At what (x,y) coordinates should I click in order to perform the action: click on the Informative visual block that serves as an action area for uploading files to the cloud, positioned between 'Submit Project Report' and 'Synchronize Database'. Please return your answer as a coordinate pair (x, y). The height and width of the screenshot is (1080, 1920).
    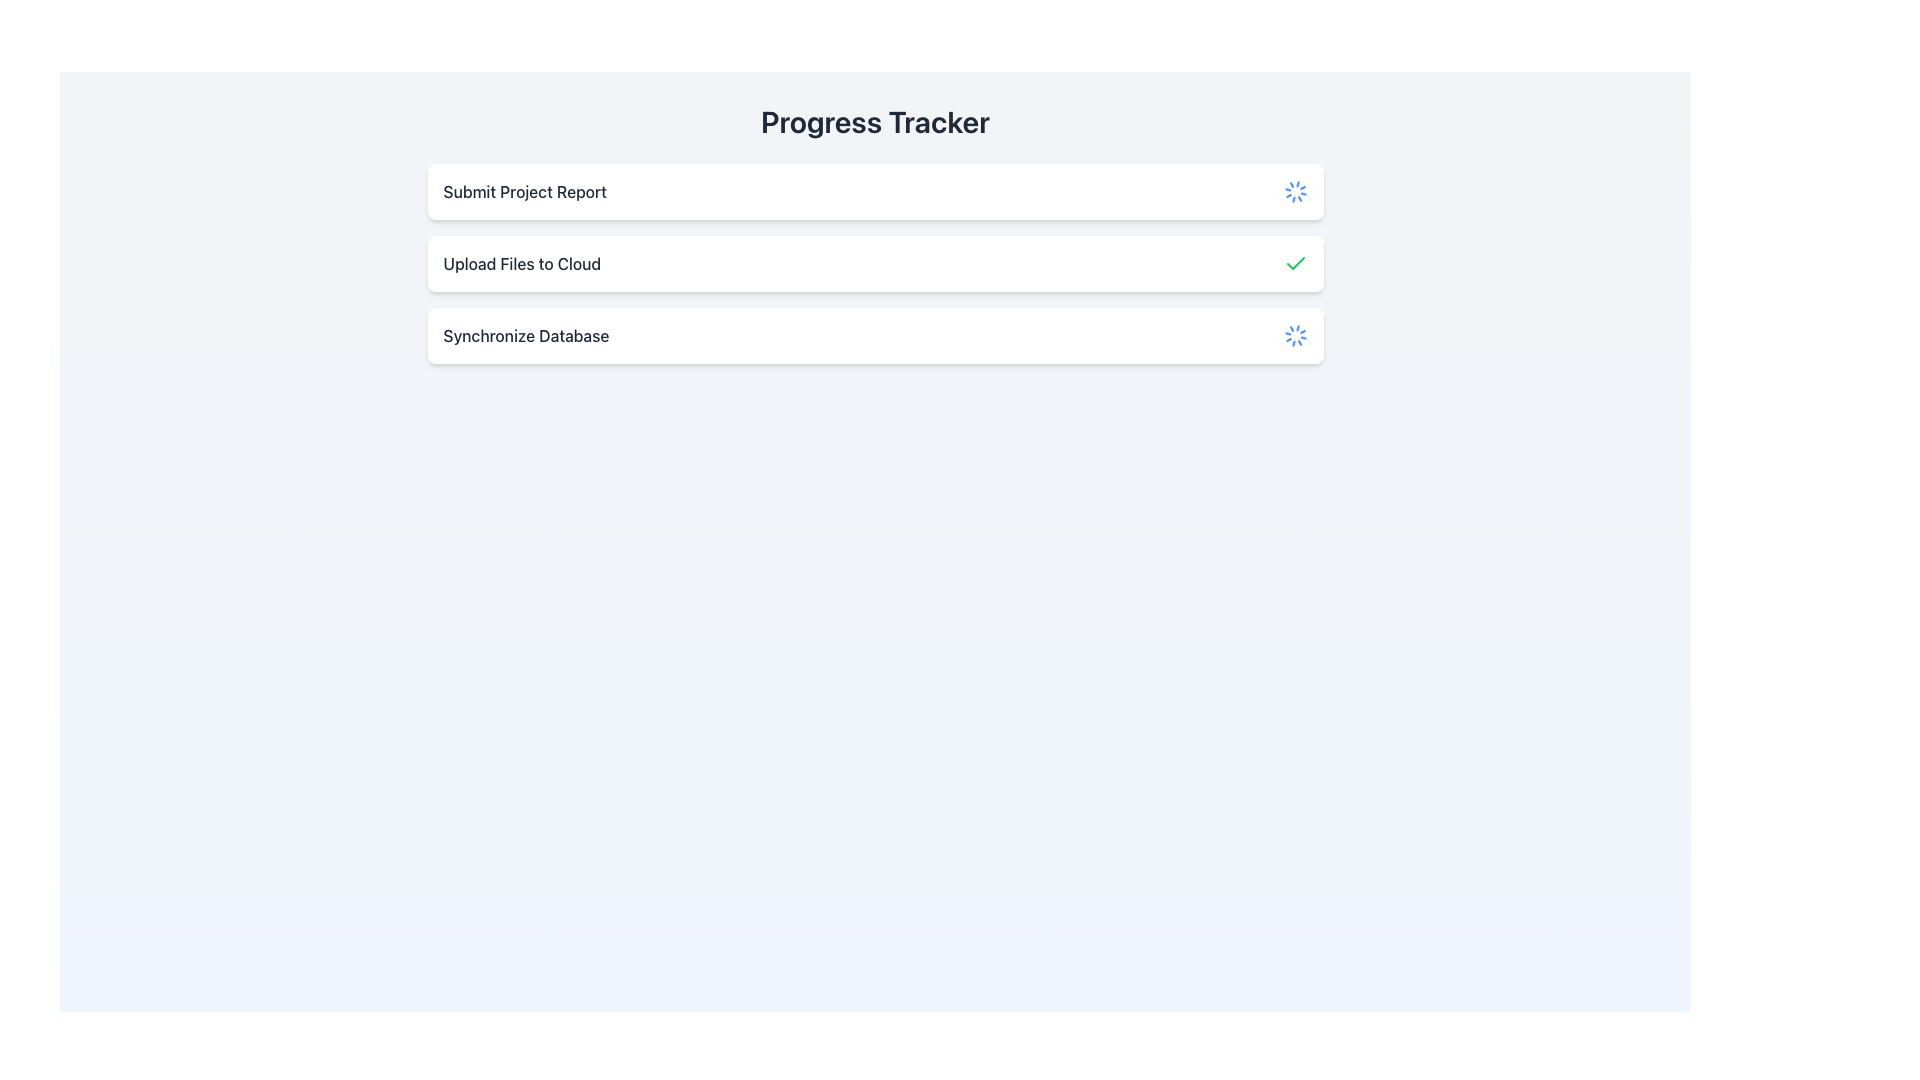
    Looking at the image, I should click on (875, 262).